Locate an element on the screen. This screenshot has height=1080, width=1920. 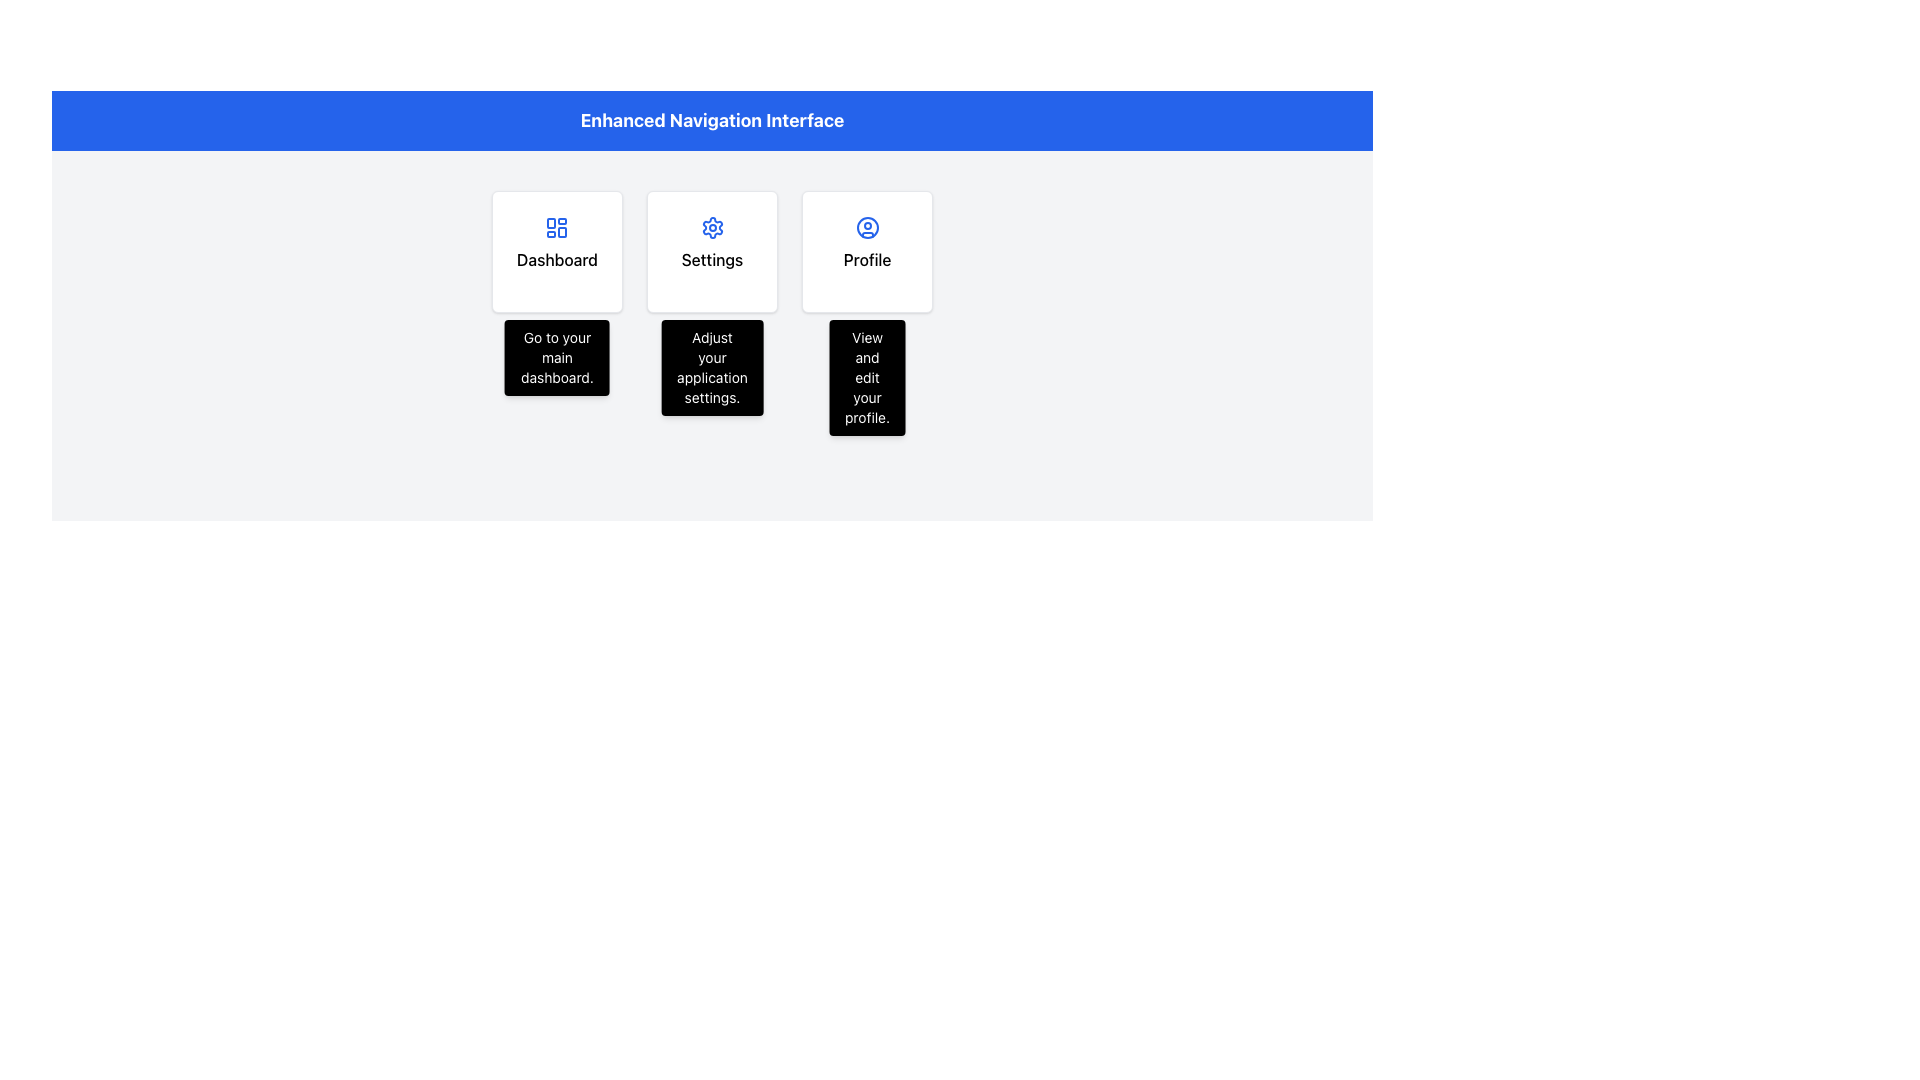
the Header text element, which serves as the main title or banner for the interface, indicating the application's name or functionality to the user is located at coordinates (712, 120).